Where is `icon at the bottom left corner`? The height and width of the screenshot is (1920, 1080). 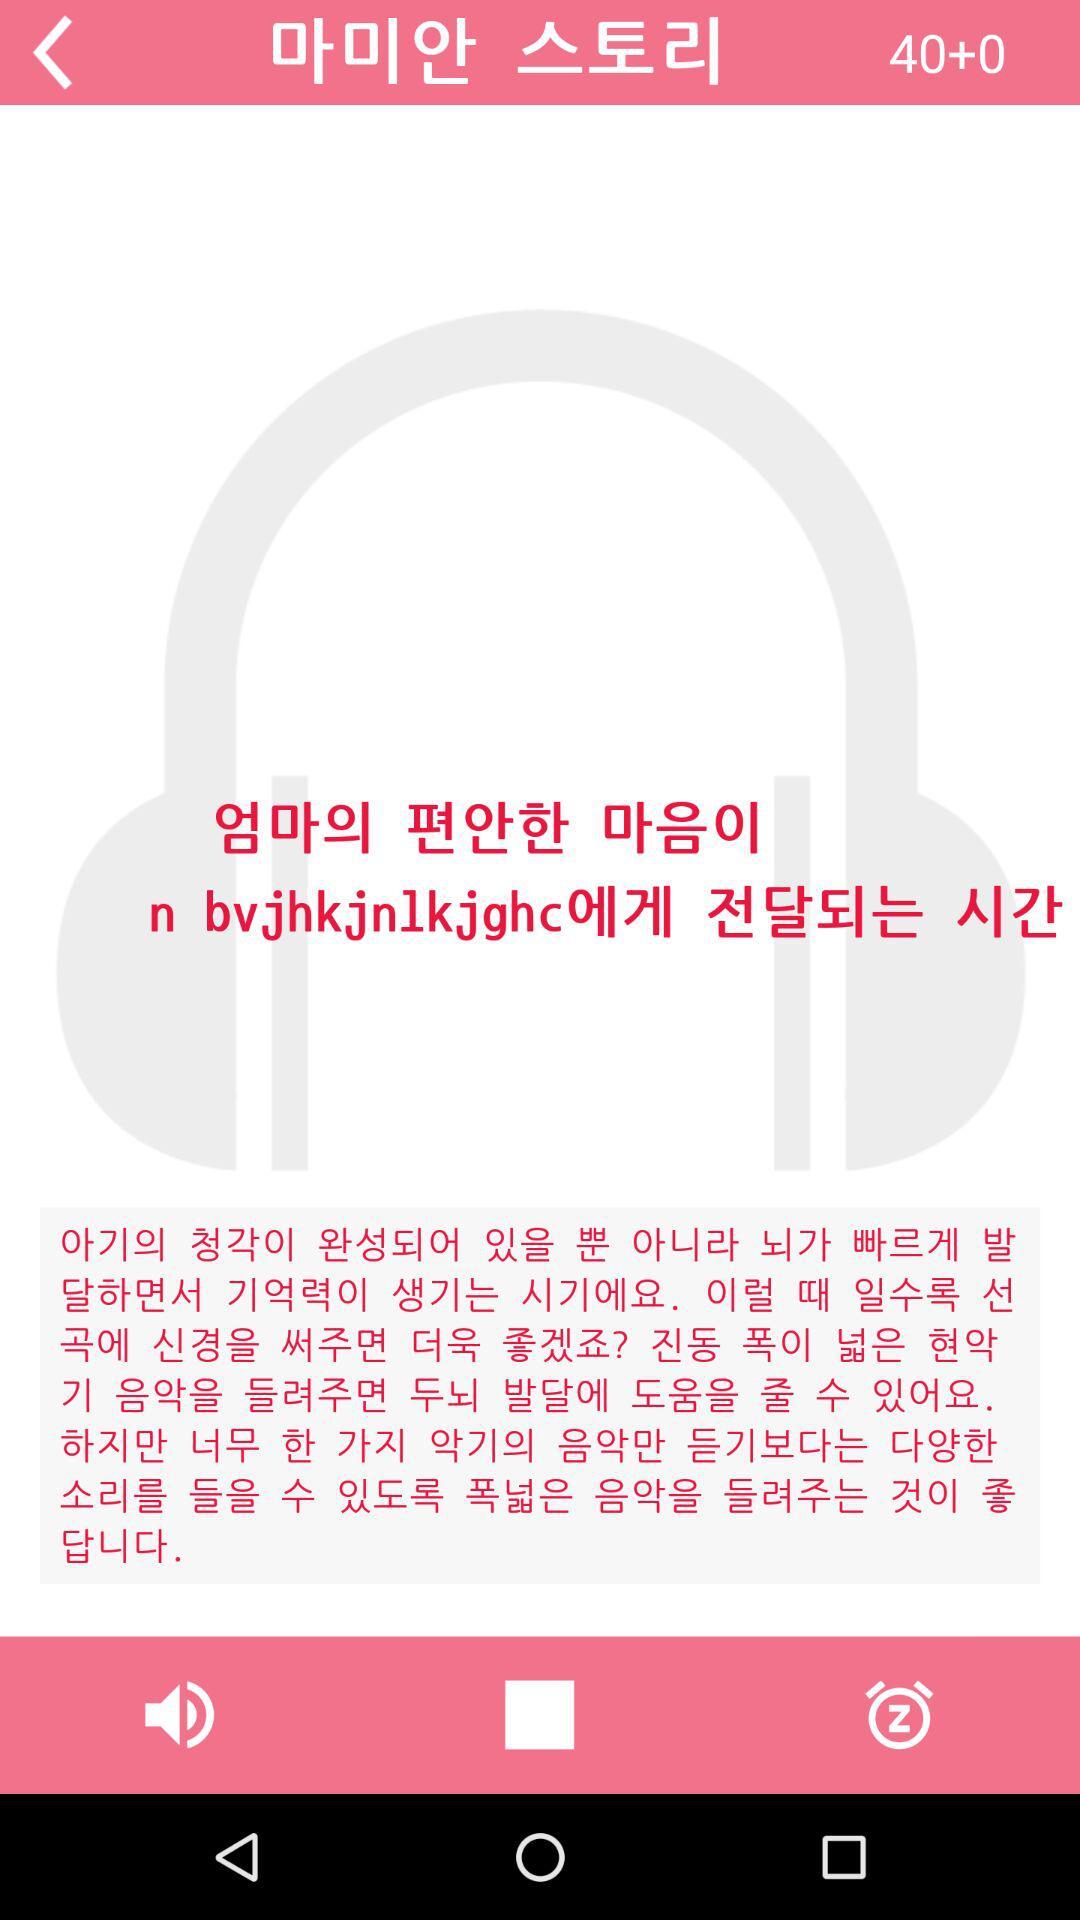 icon at the bottom left corner is located at coordinates (178, 1713).